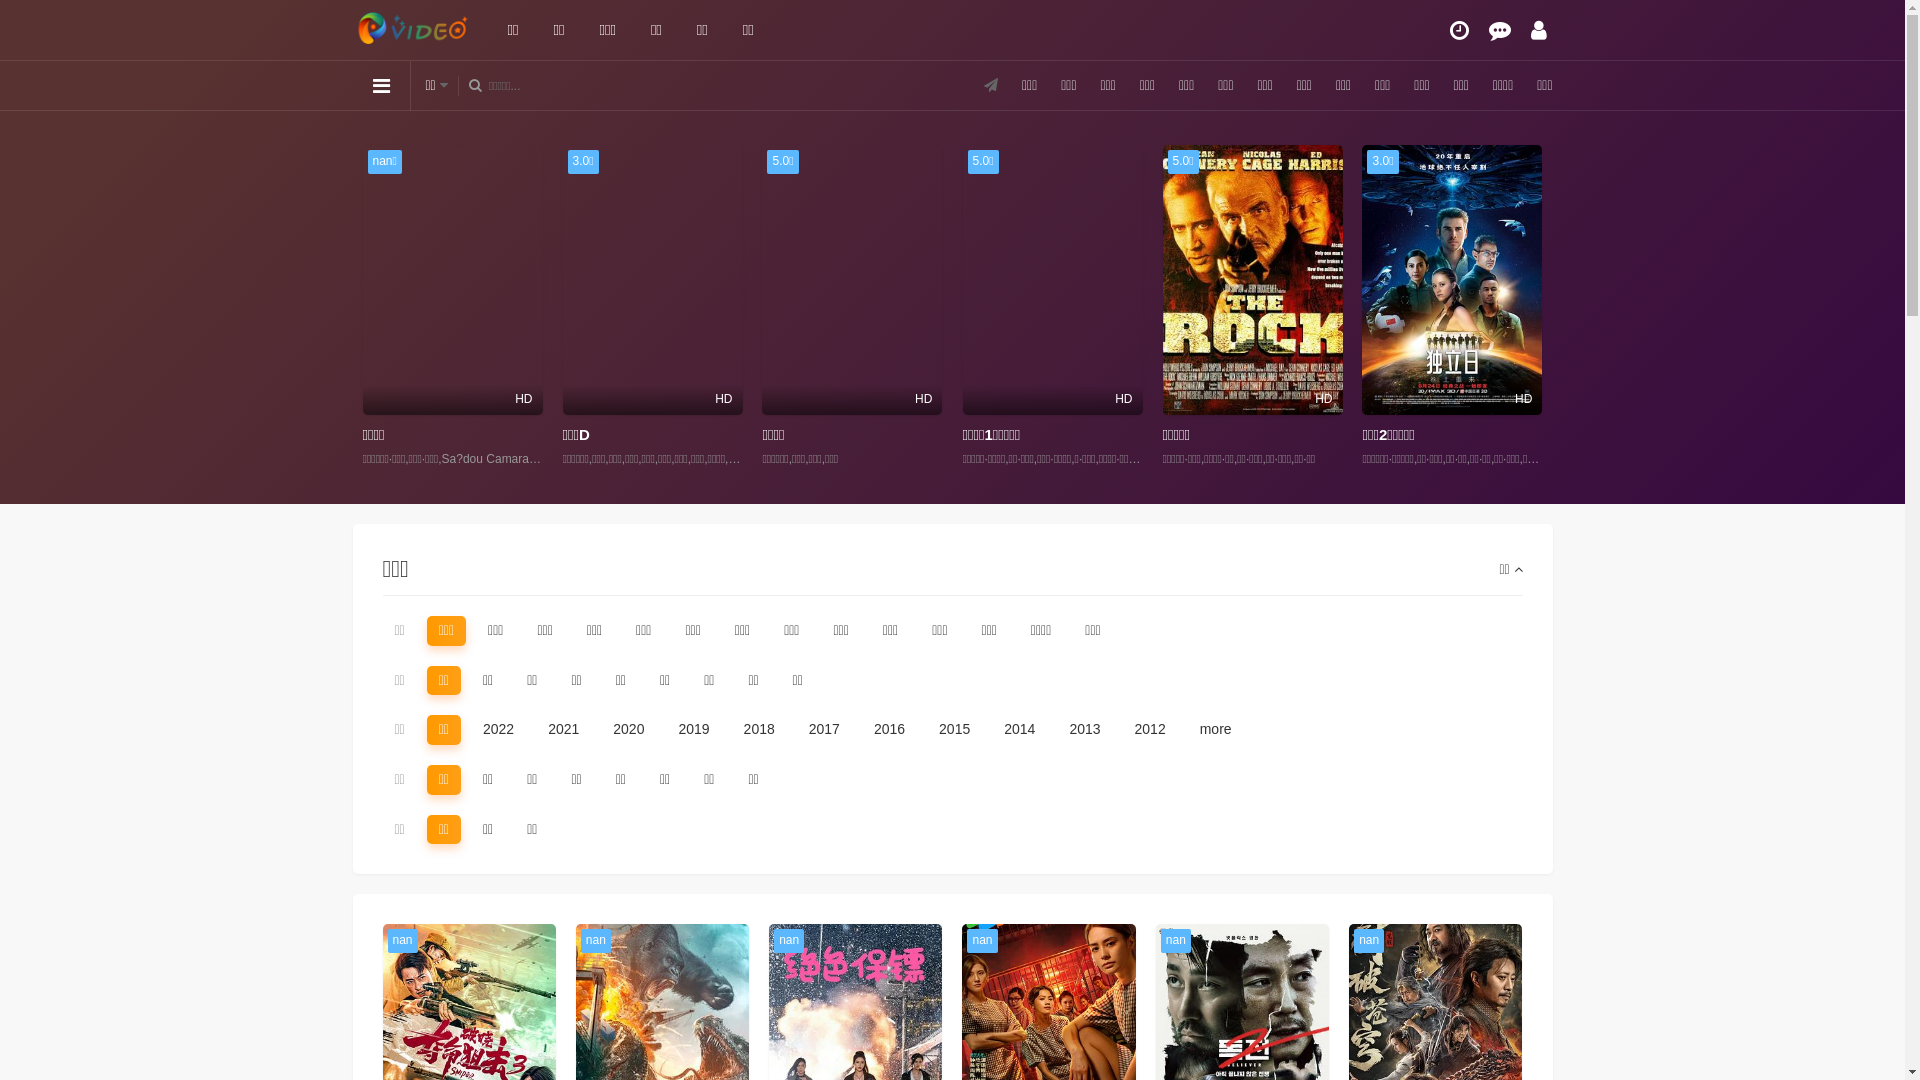 This screenshot has height=1080, width=1920. Describe the element at coordinates (888, 729) in the screenshot. I see `'2016'` at that location.